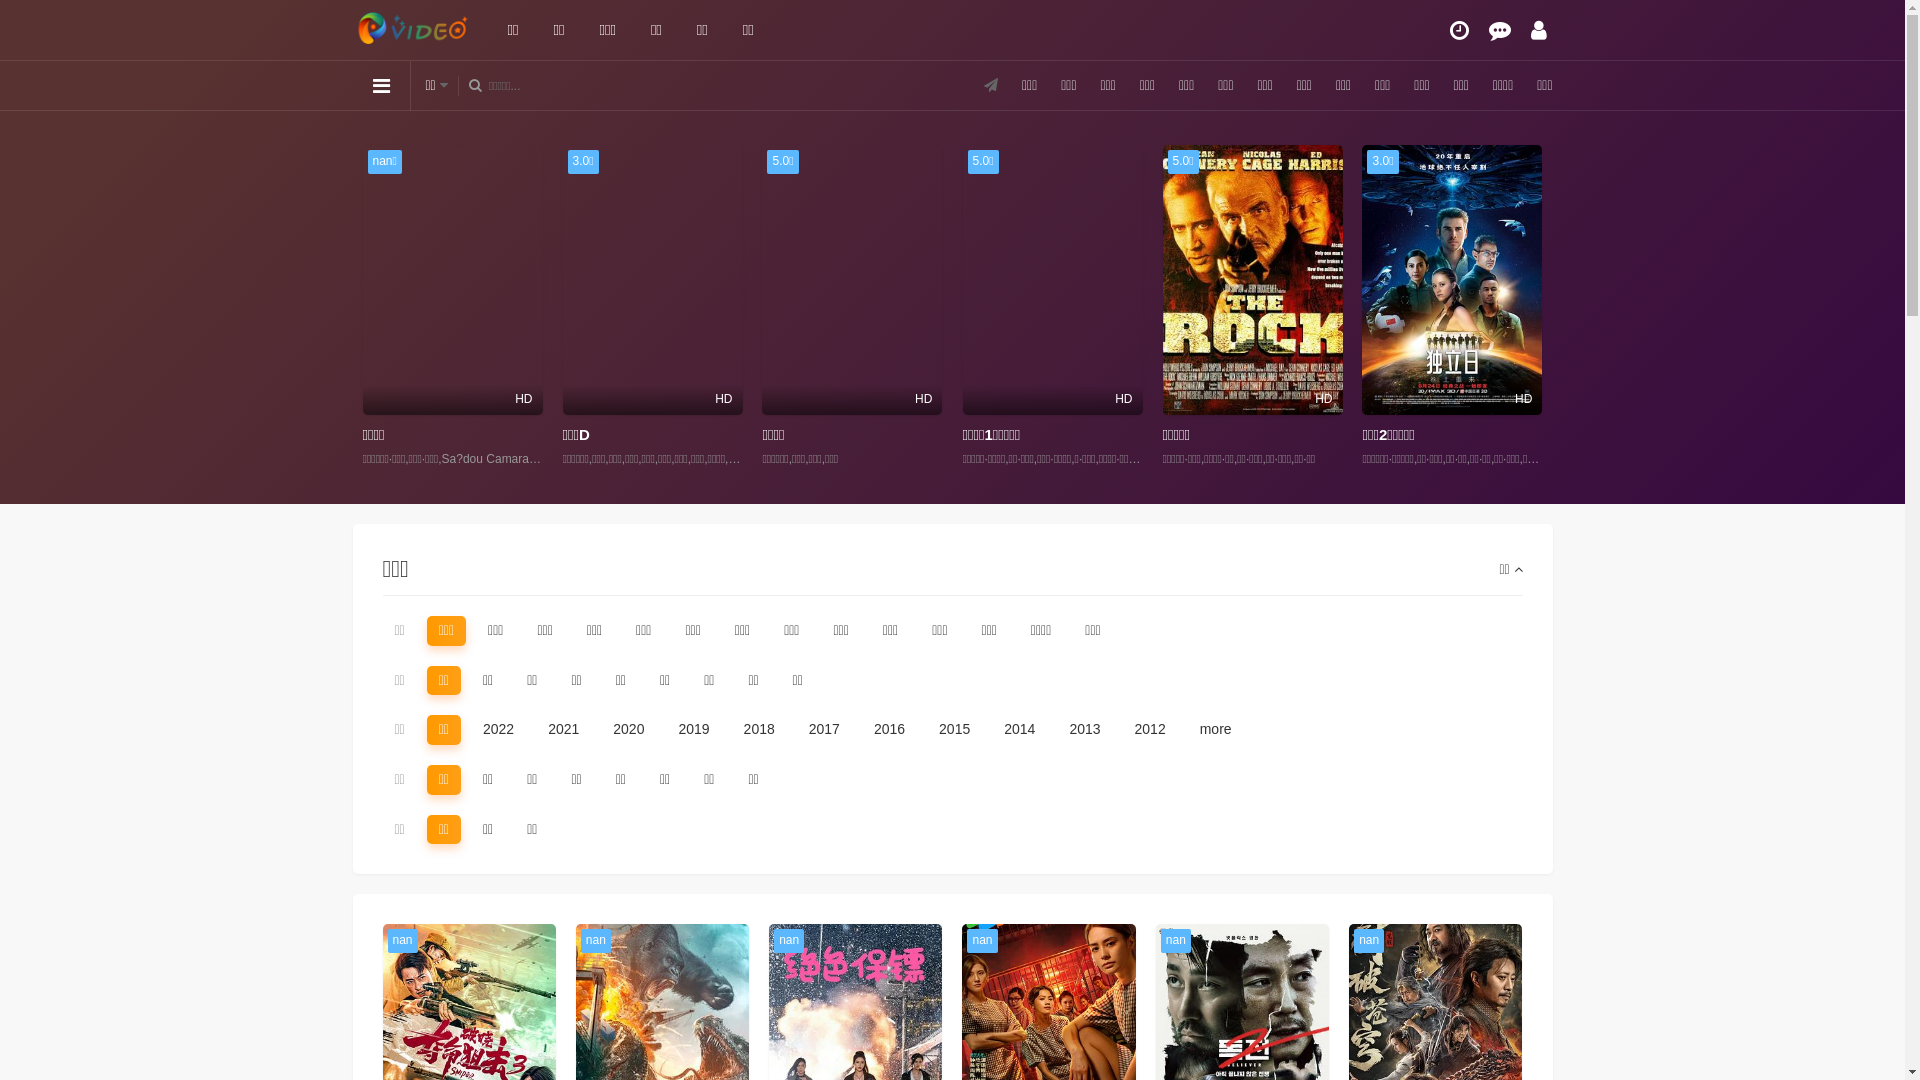 This screenshot has height=1080, width=1920. Describe the element at coordinates (888, 729) in the screenshot. I see `'2016'` at that location.